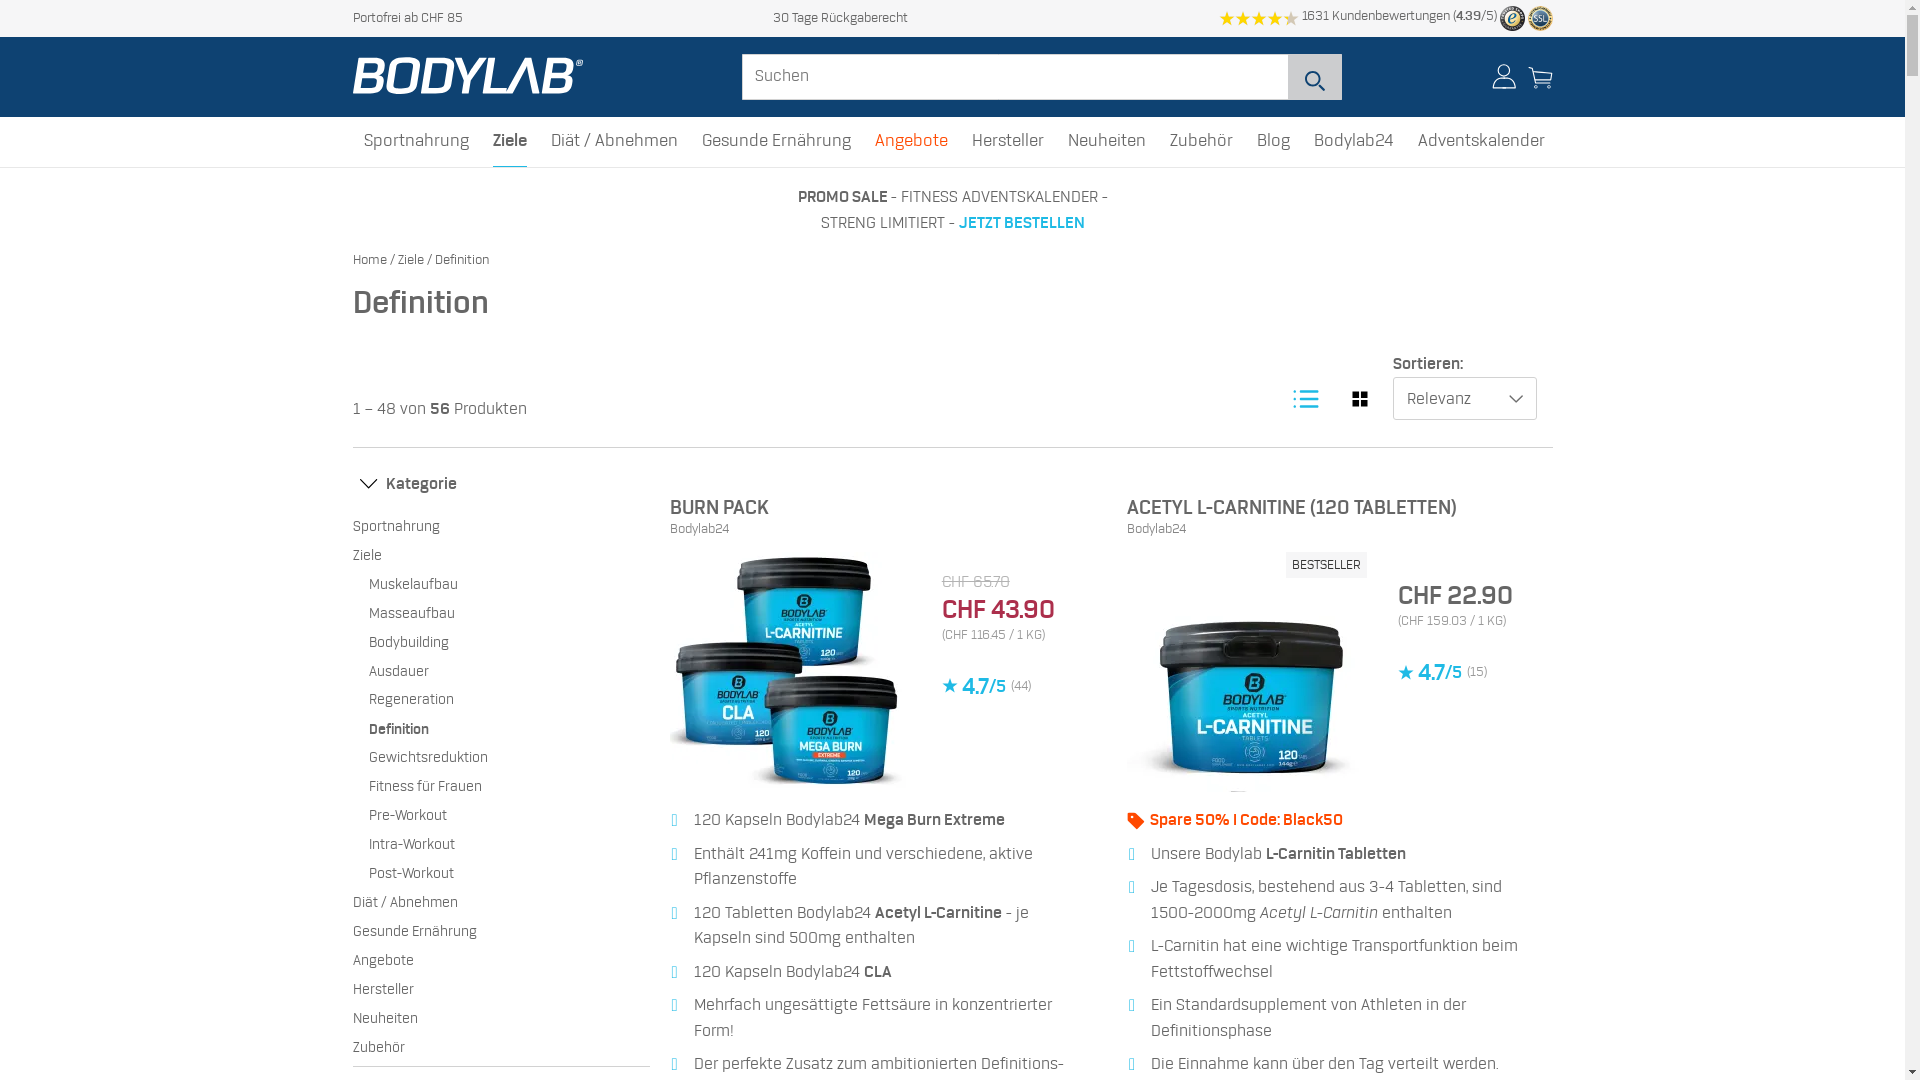 The height and width of the screenshot is (1080, 1920). What do you see at coordinates (351, 18) in the screenshot?
I see `'Portofrei ab CHF 85'` at bounding box center [351, 18].